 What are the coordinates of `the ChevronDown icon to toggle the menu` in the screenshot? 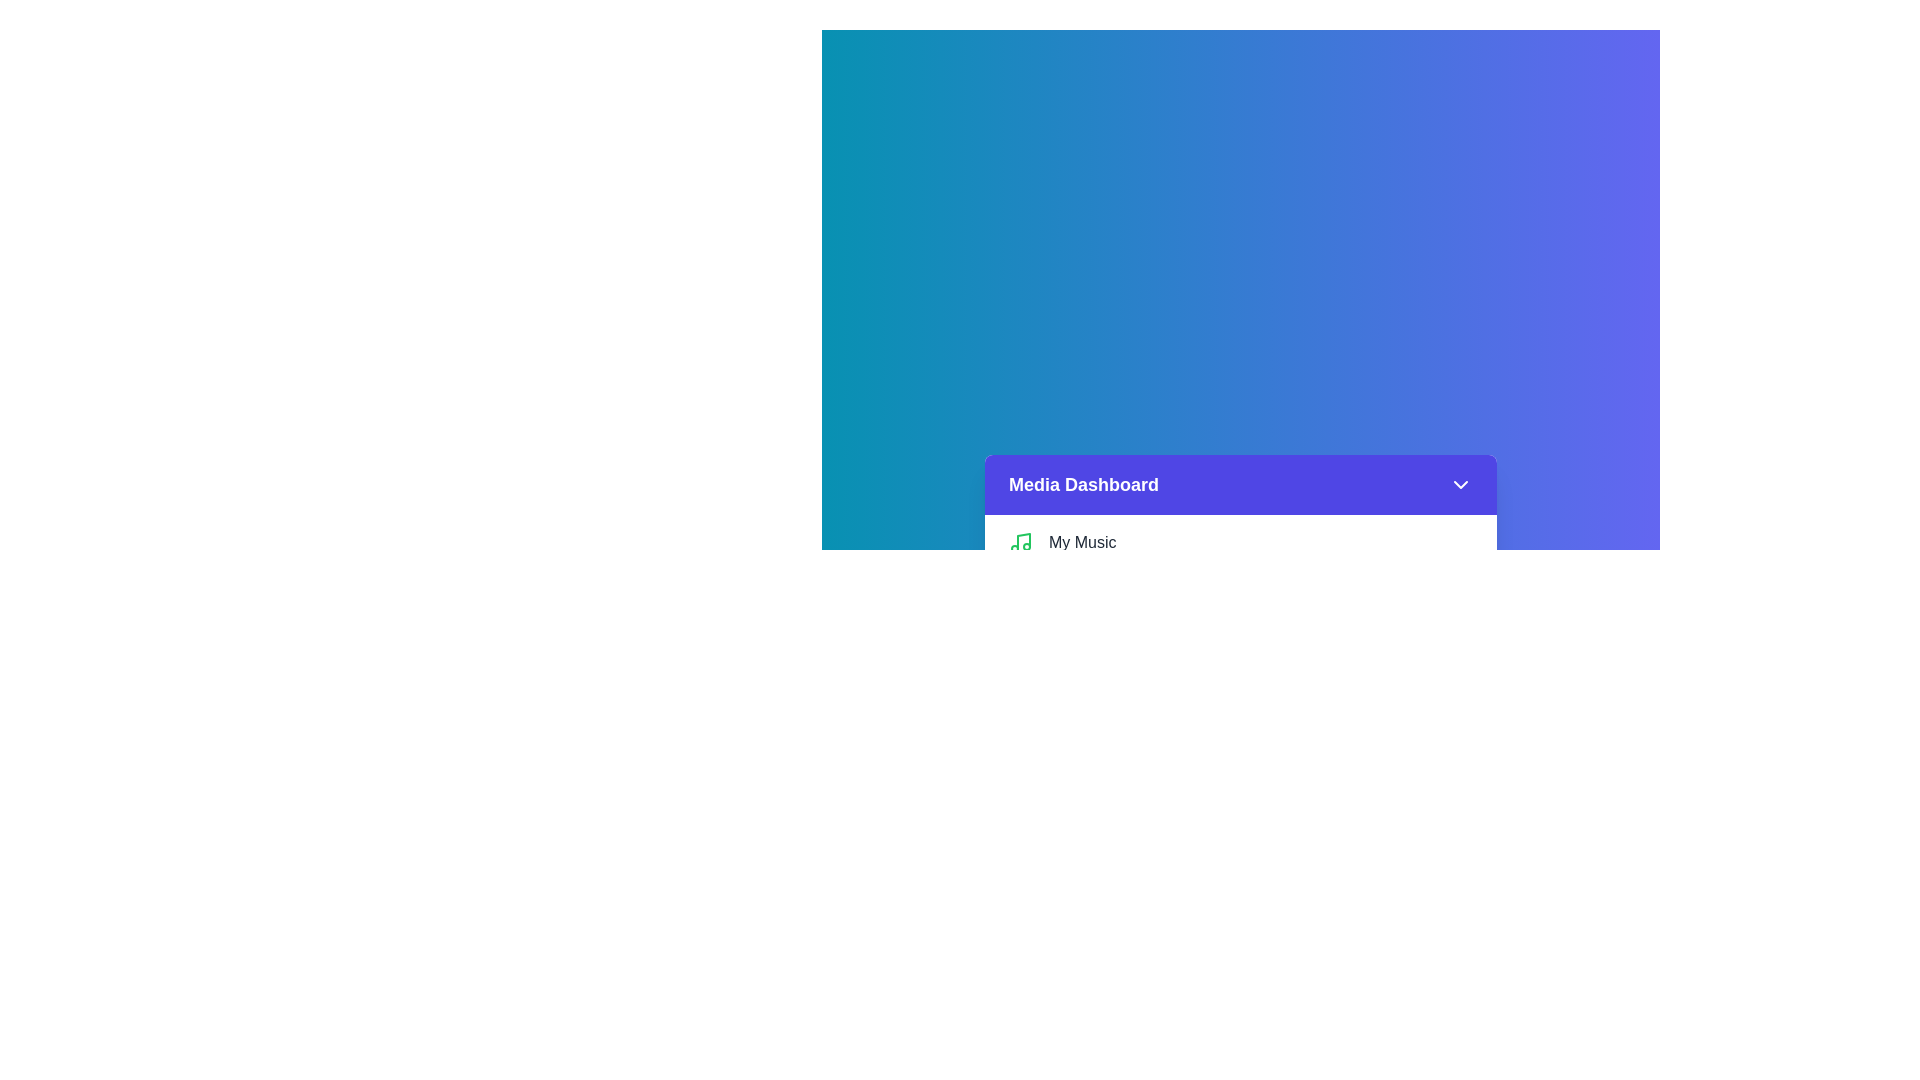 It's located at (1460, 485).